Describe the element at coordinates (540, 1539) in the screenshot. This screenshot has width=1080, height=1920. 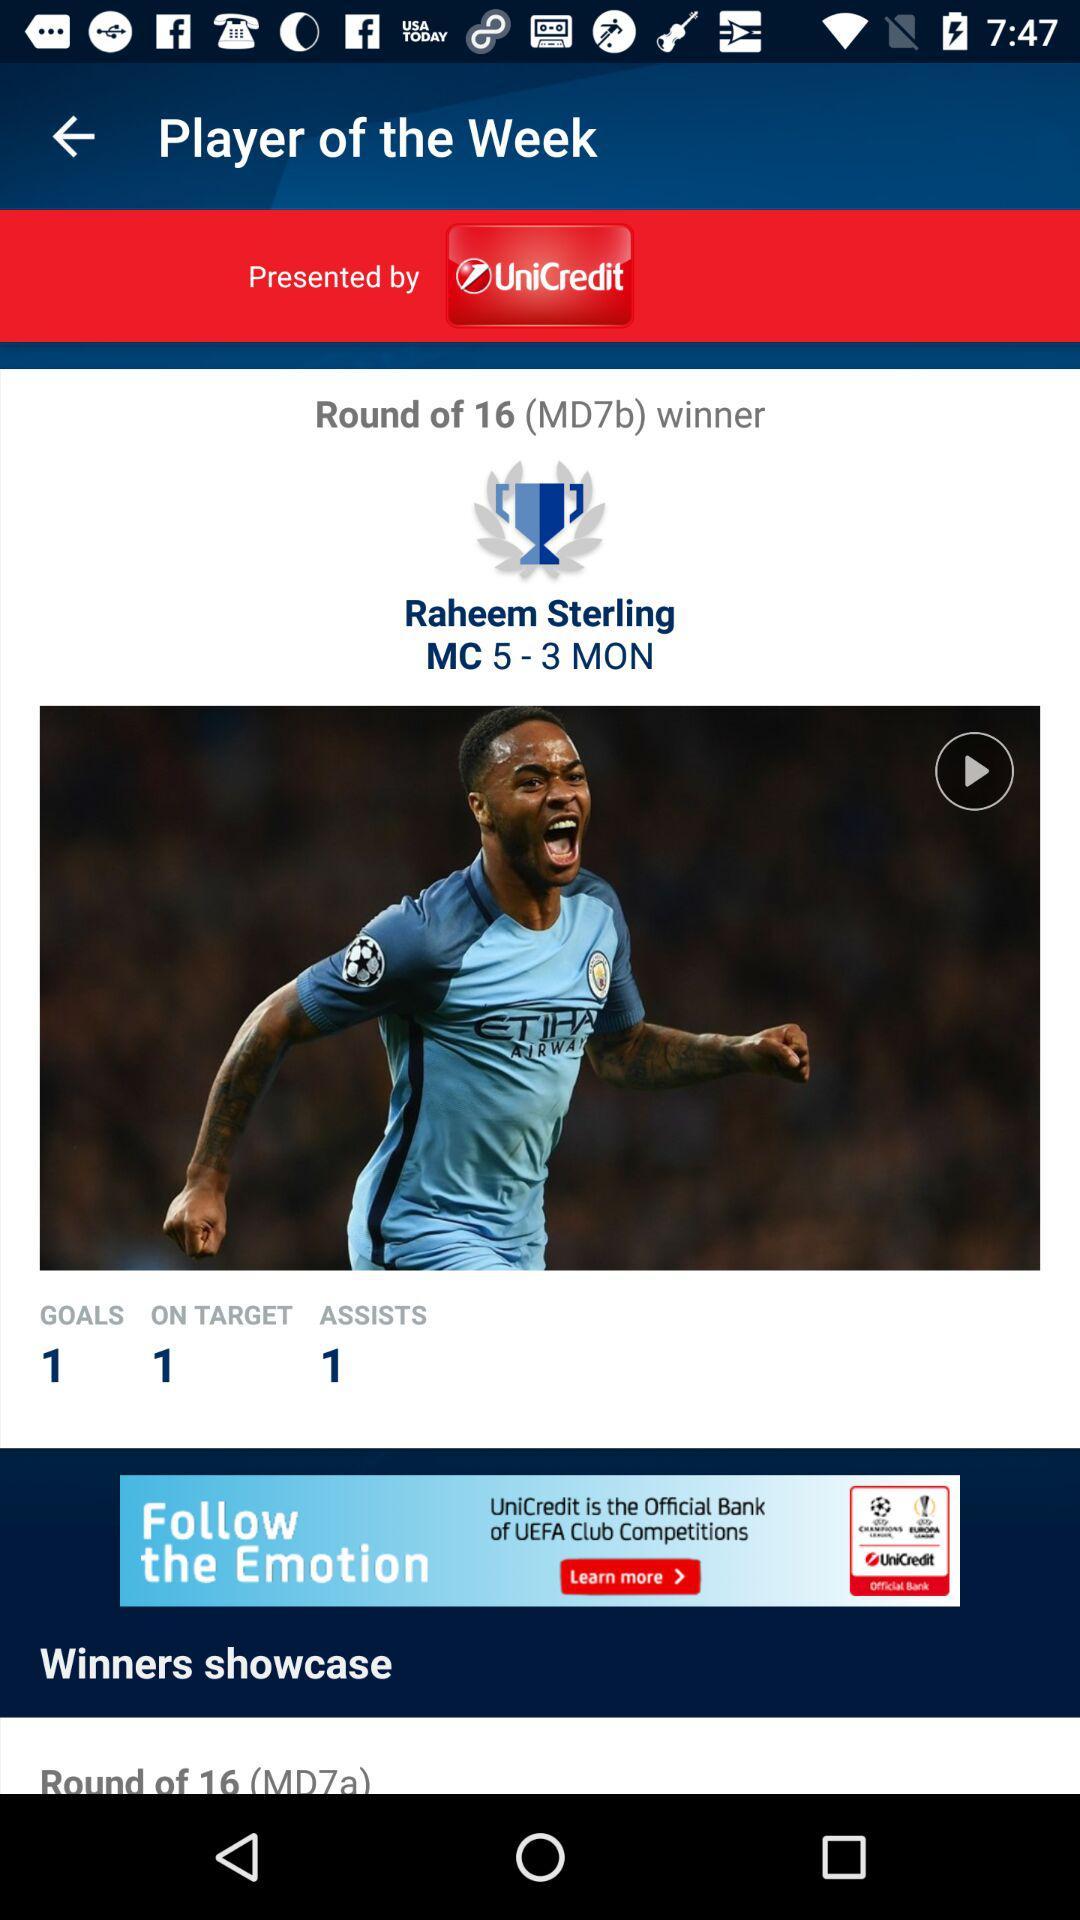
I see `advertisement page` at that location.